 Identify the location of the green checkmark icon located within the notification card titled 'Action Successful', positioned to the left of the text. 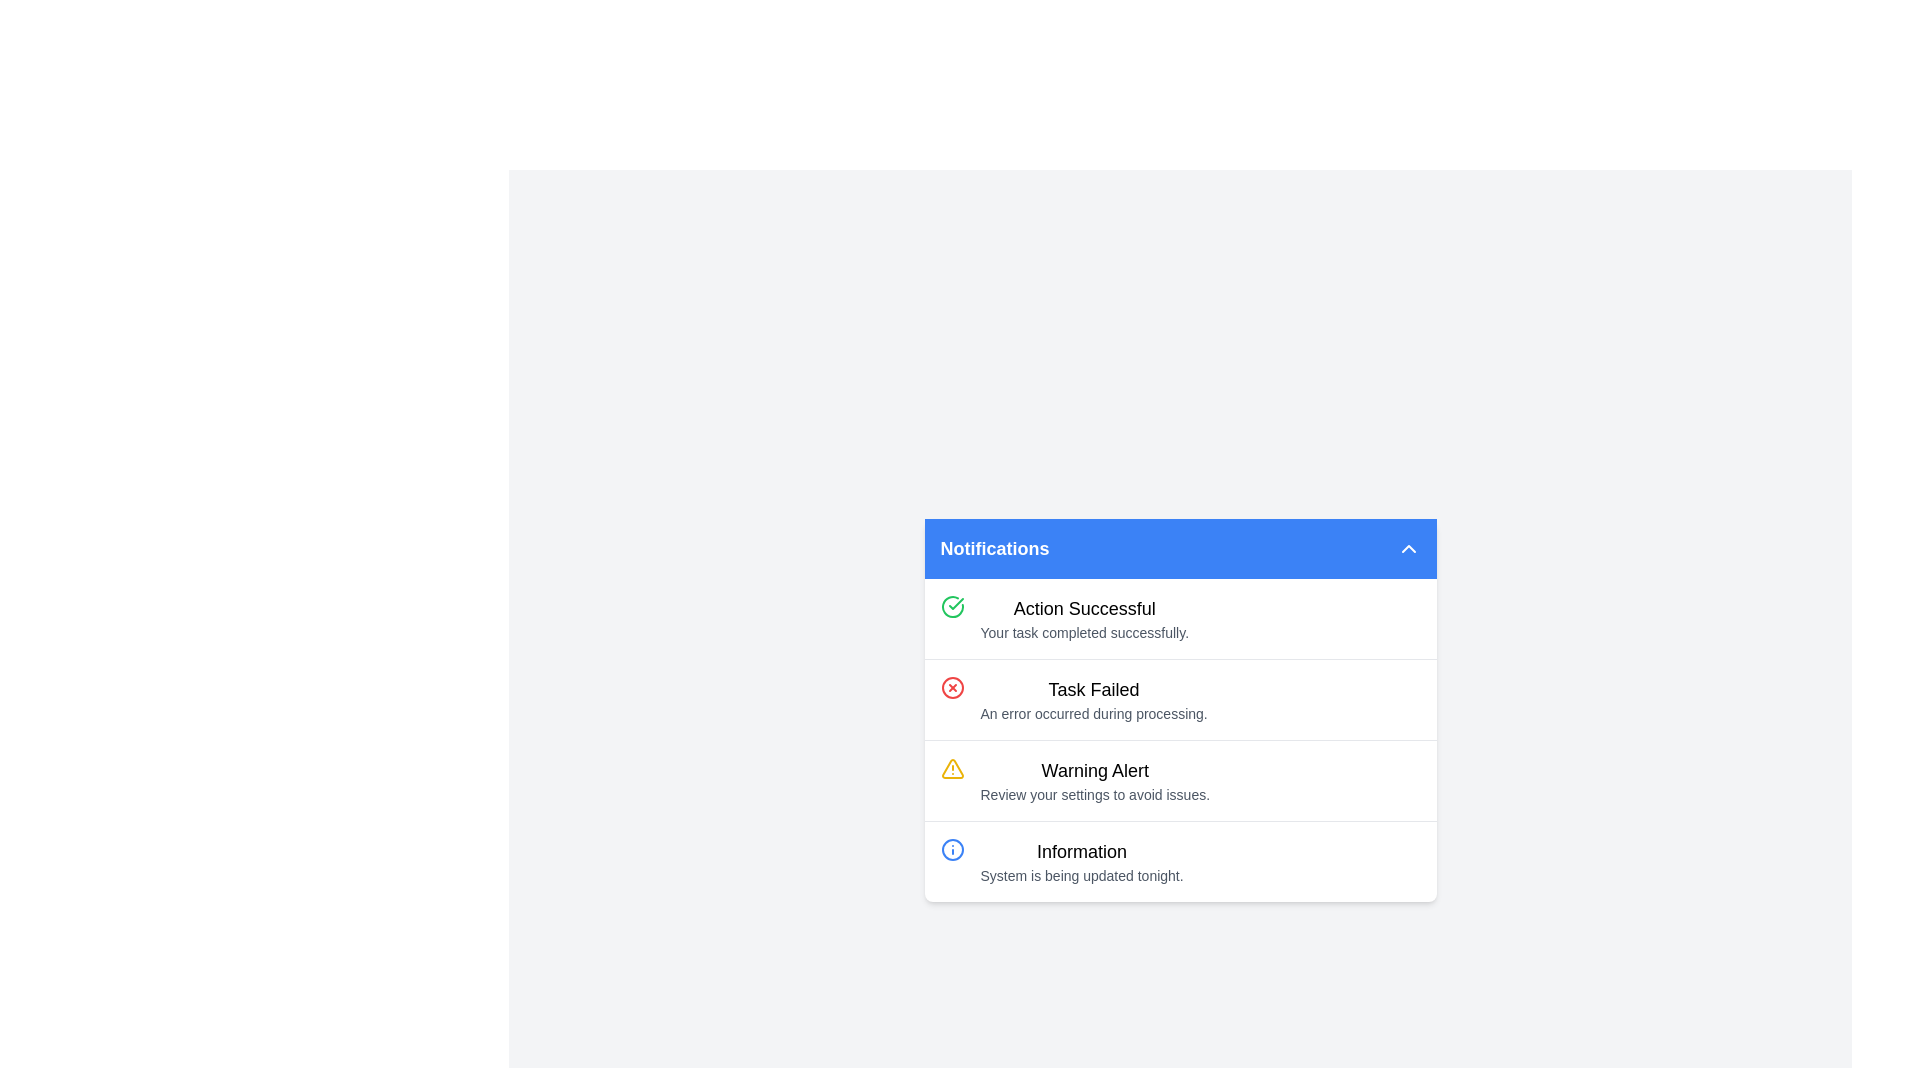
(954, 602).